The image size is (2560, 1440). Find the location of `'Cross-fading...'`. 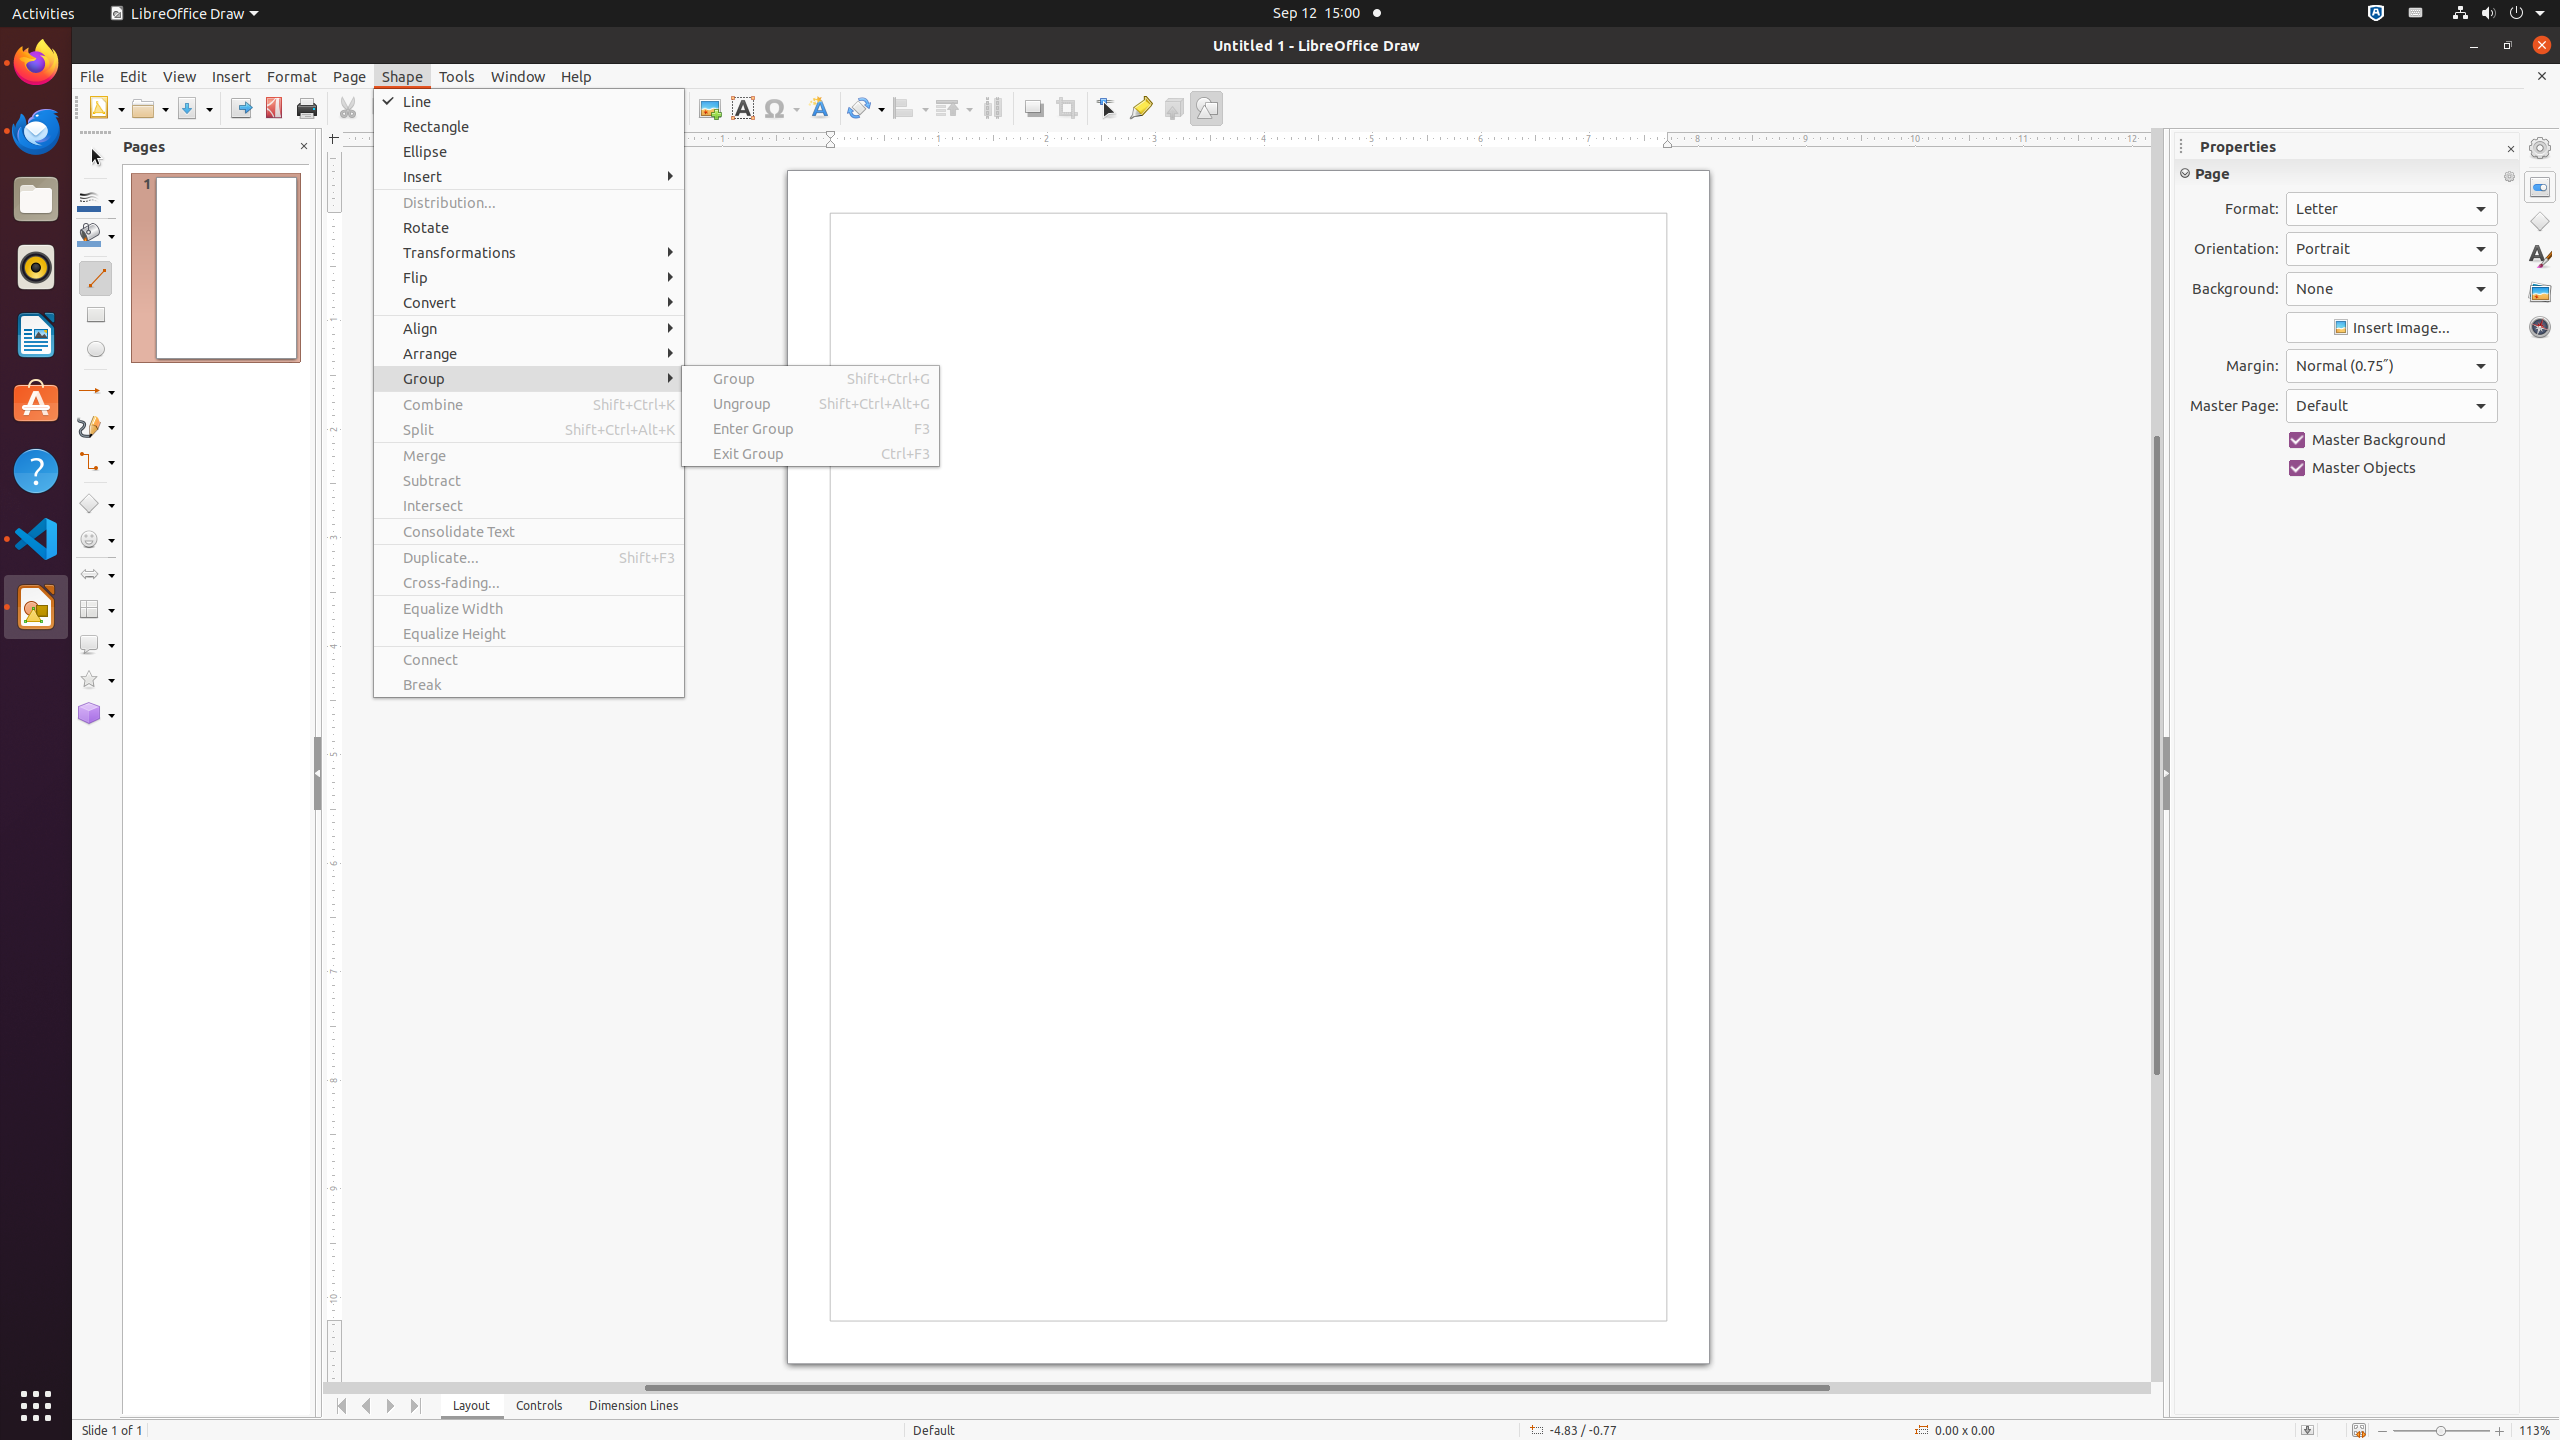

'Cross-fading...' is located at coordinates (527, 582).